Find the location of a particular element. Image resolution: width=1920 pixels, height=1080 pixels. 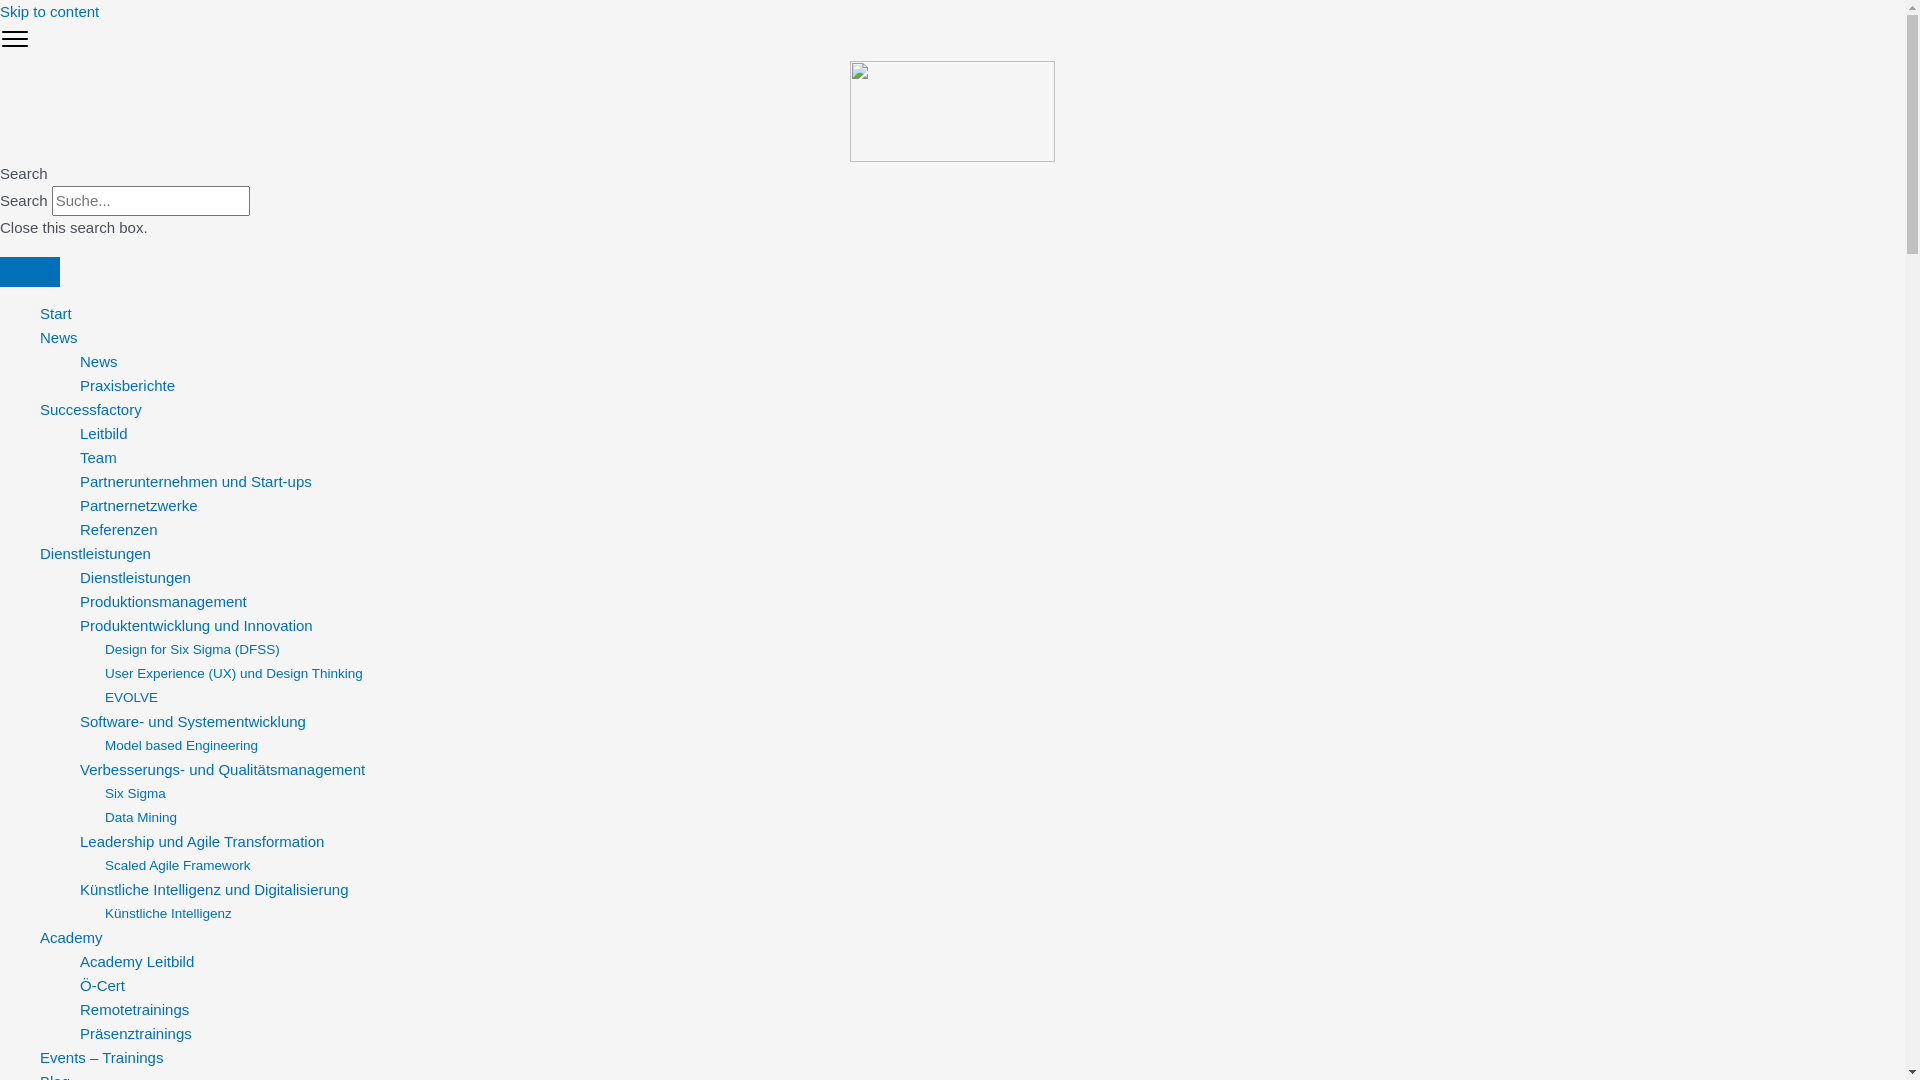

'Start' is located at coordinates (39, 313).